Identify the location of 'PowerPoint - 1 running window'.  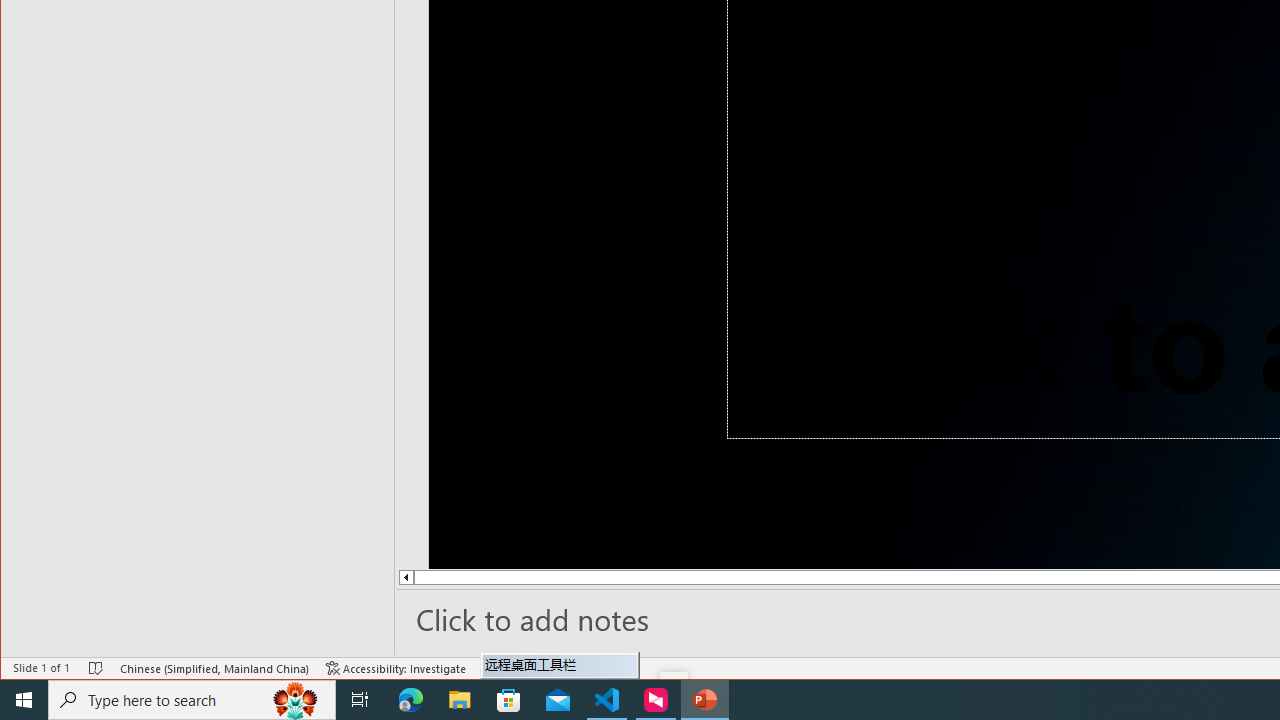
(705, 698).